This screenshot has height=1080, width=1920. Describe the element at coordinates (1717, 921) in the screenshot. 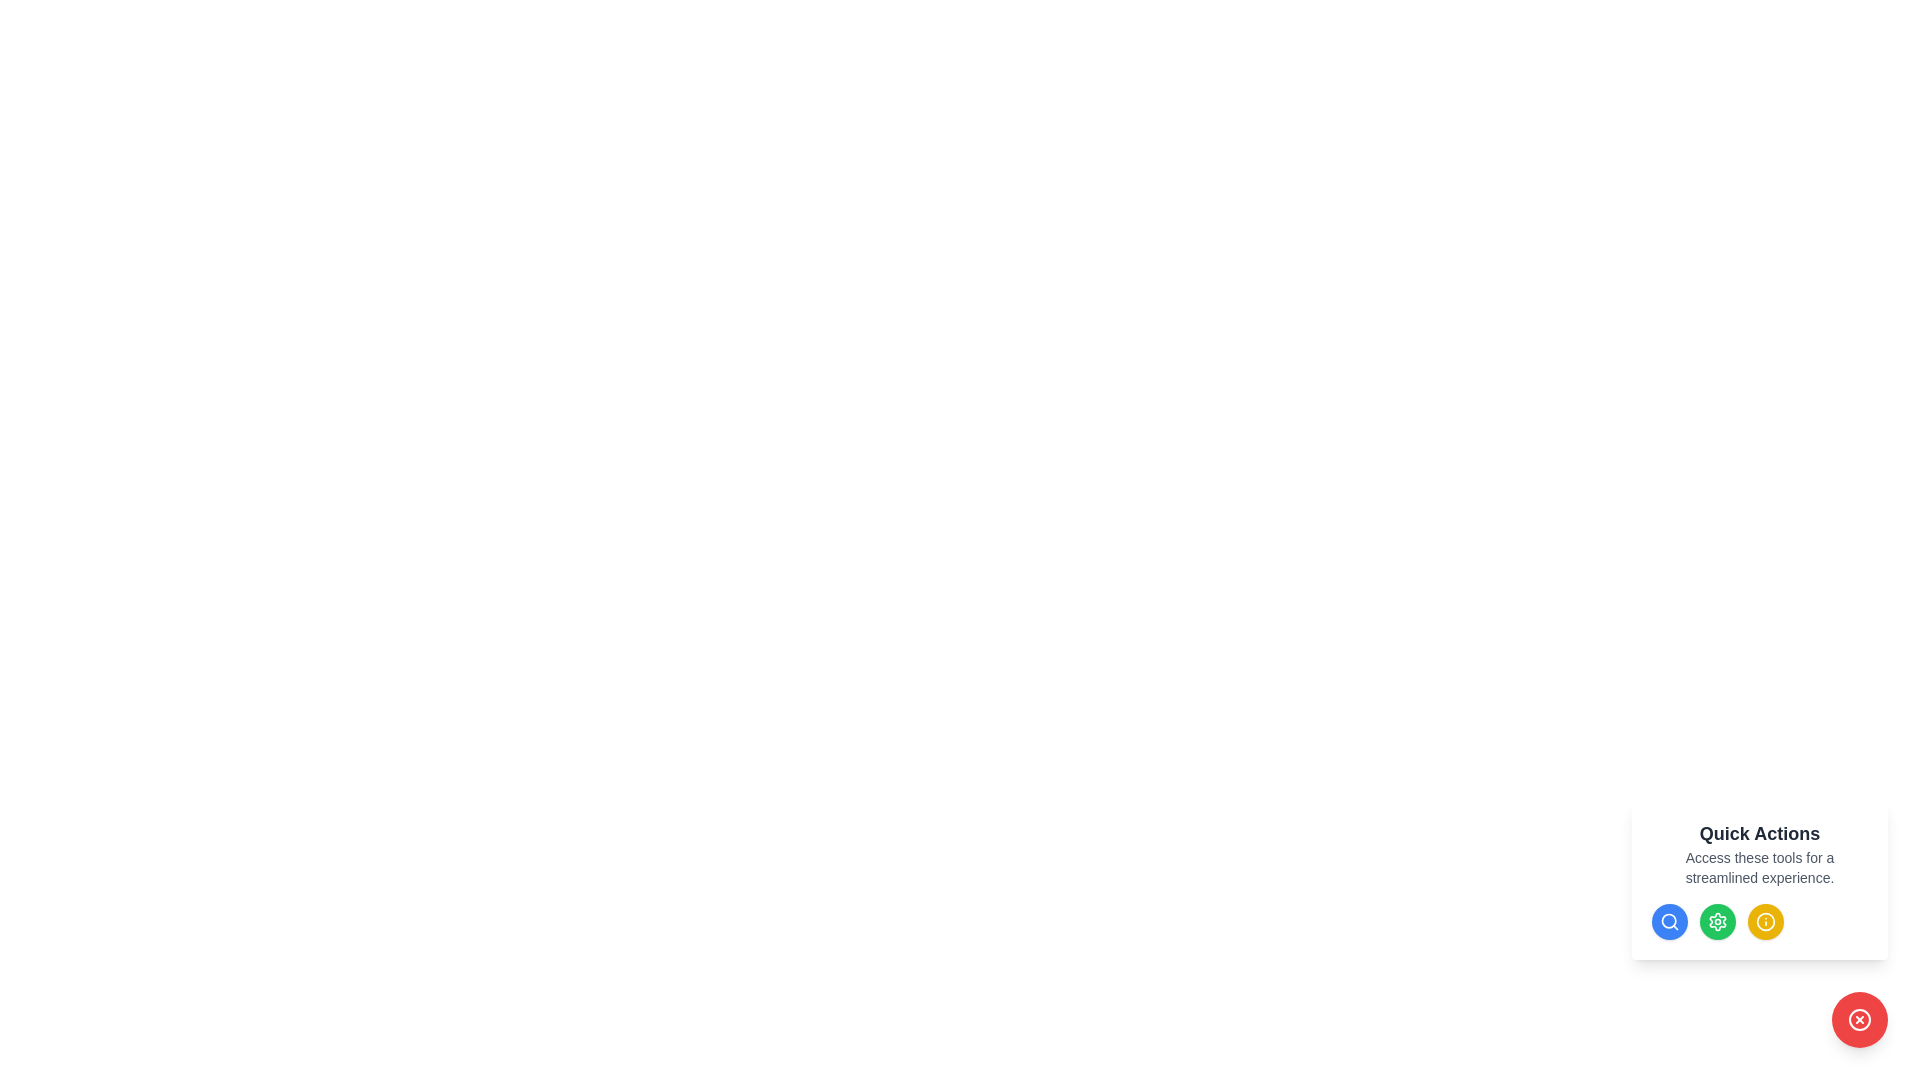

I see `the Settings Icon, which is a gear-like icon with a green circular background and a white circular border, located among the three circular icons labeled as 'Quick Actions' in the bottom-right quadrant of the interface` at that location.